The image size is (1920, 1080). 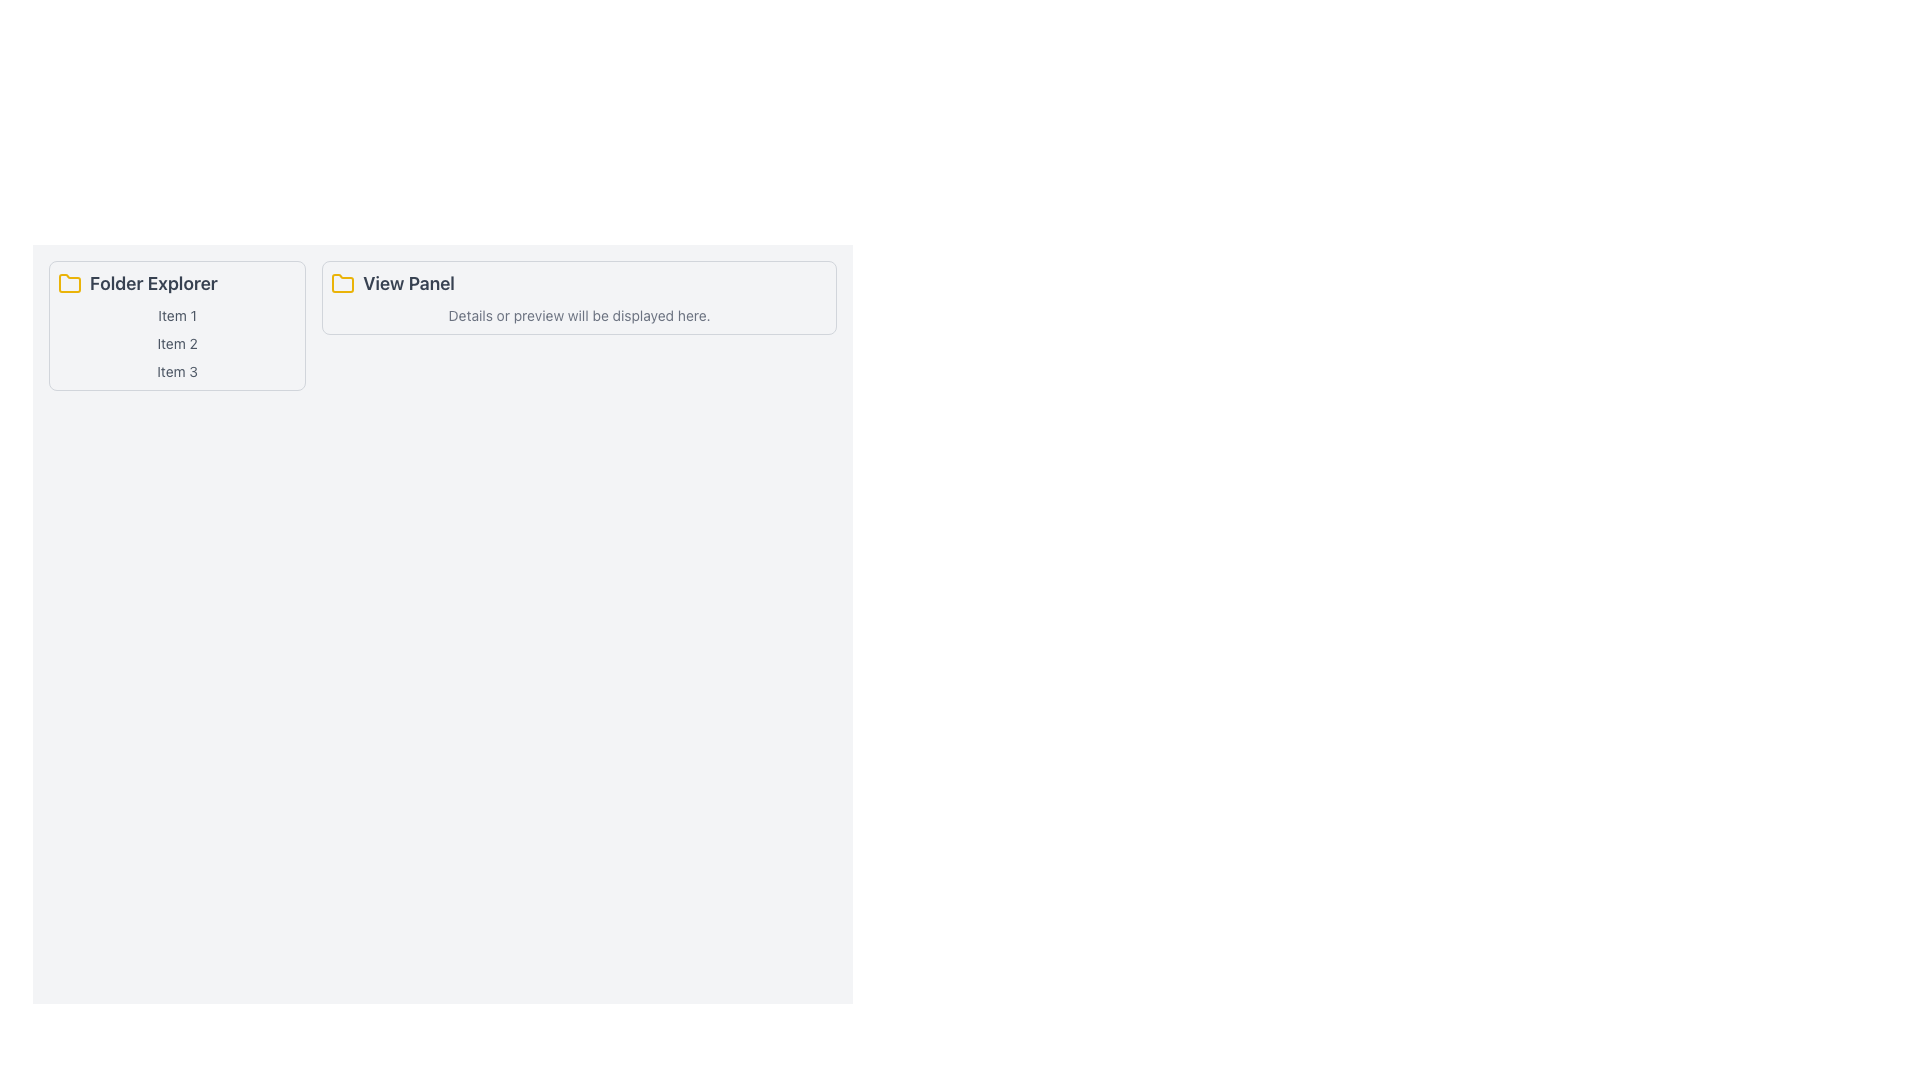 What do you see at coordinates (408, 284) in the screenshot?
I see `text label 'View Panel' which is styled in a larger bold font and is dark gray in color, positioned next to a yellow folder icon` at bounding box center [408, 284].